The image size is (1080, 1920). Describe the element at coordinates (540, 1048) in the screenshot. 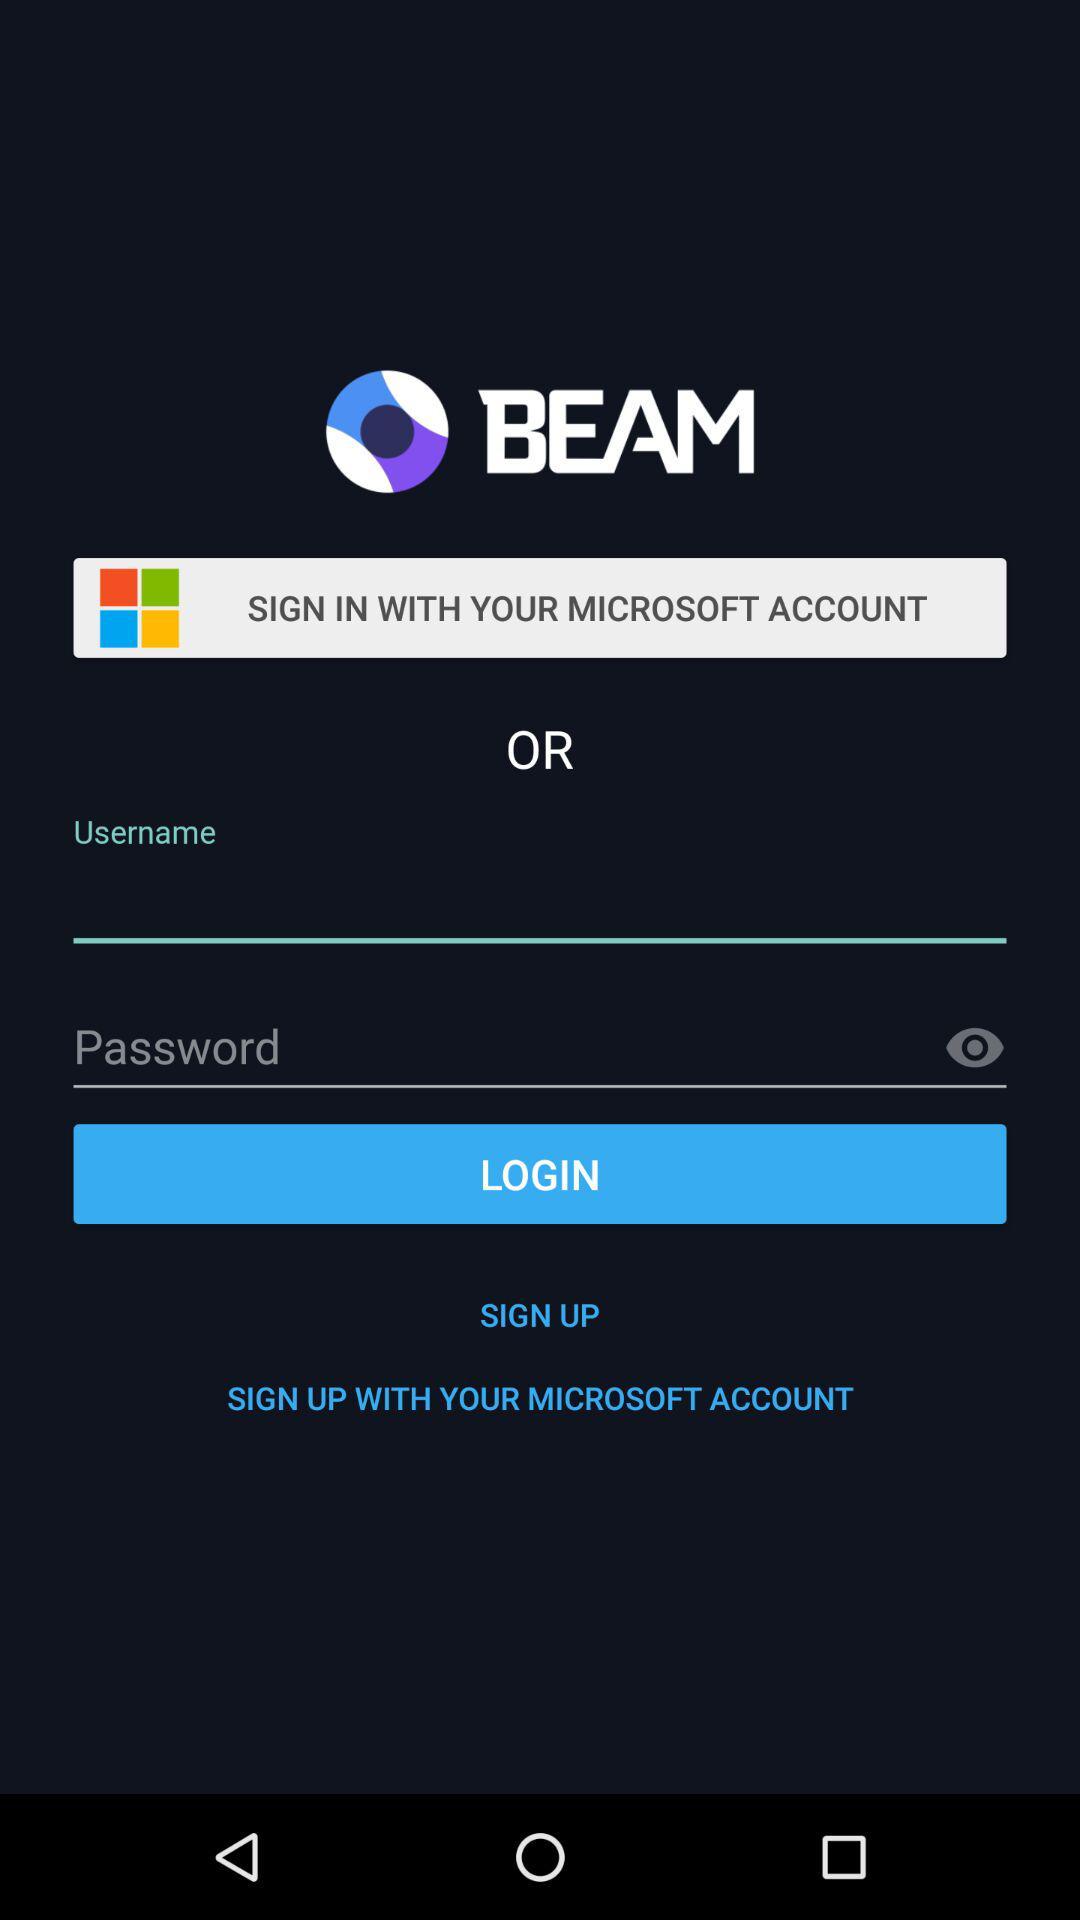

I see `text` at that location.